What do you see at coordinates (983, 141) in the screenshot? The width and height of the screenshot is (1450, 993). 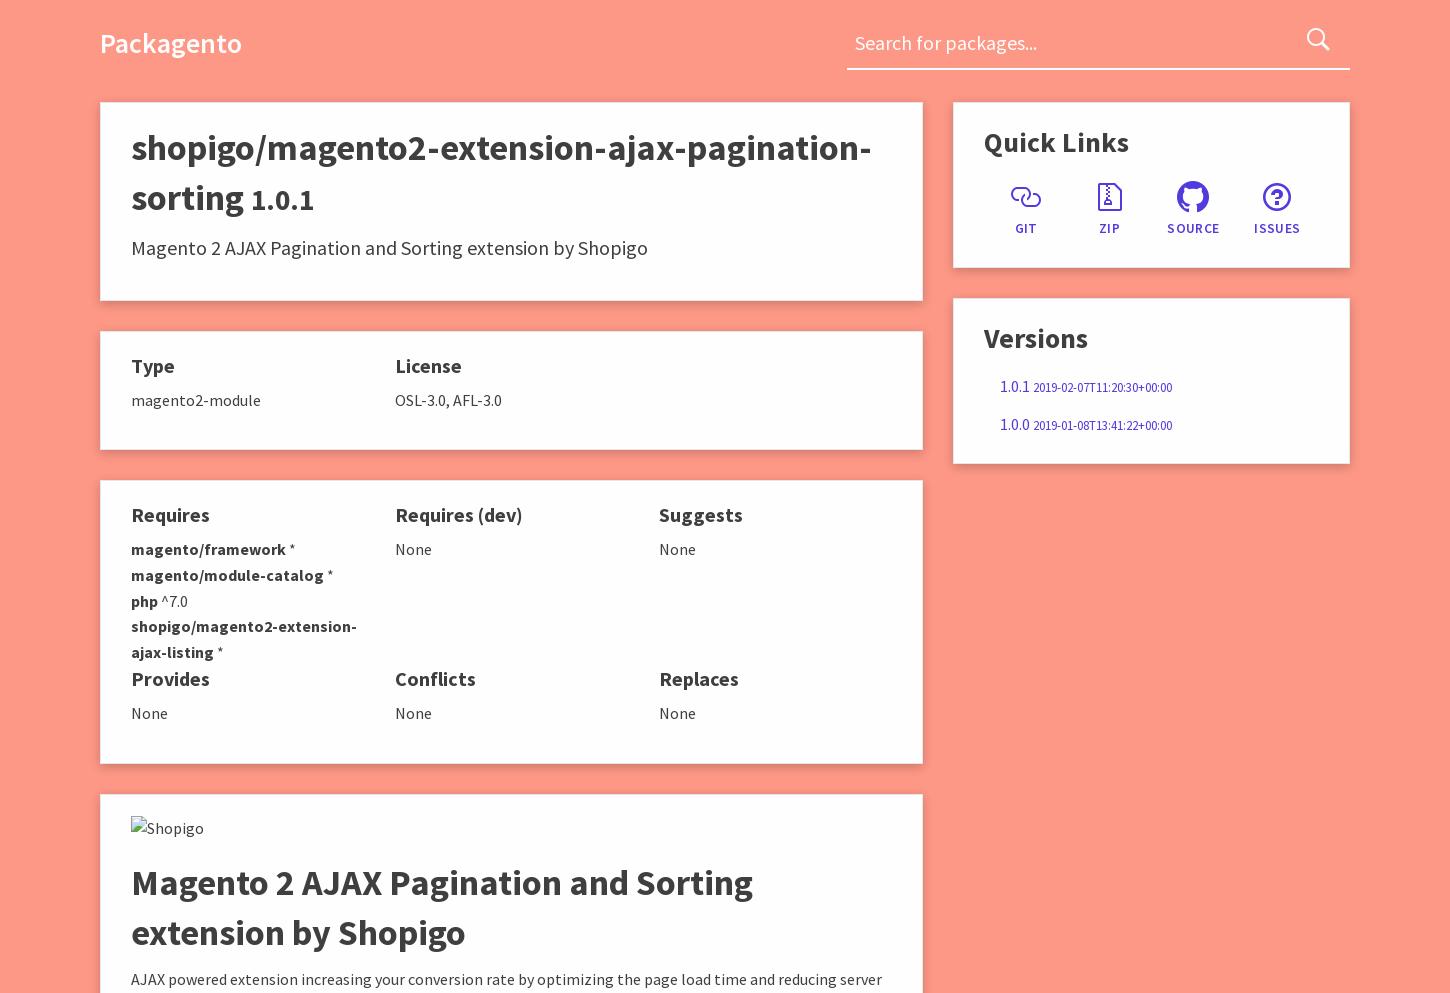 I see `'Quick Links'` at bounding box center [983, 141].